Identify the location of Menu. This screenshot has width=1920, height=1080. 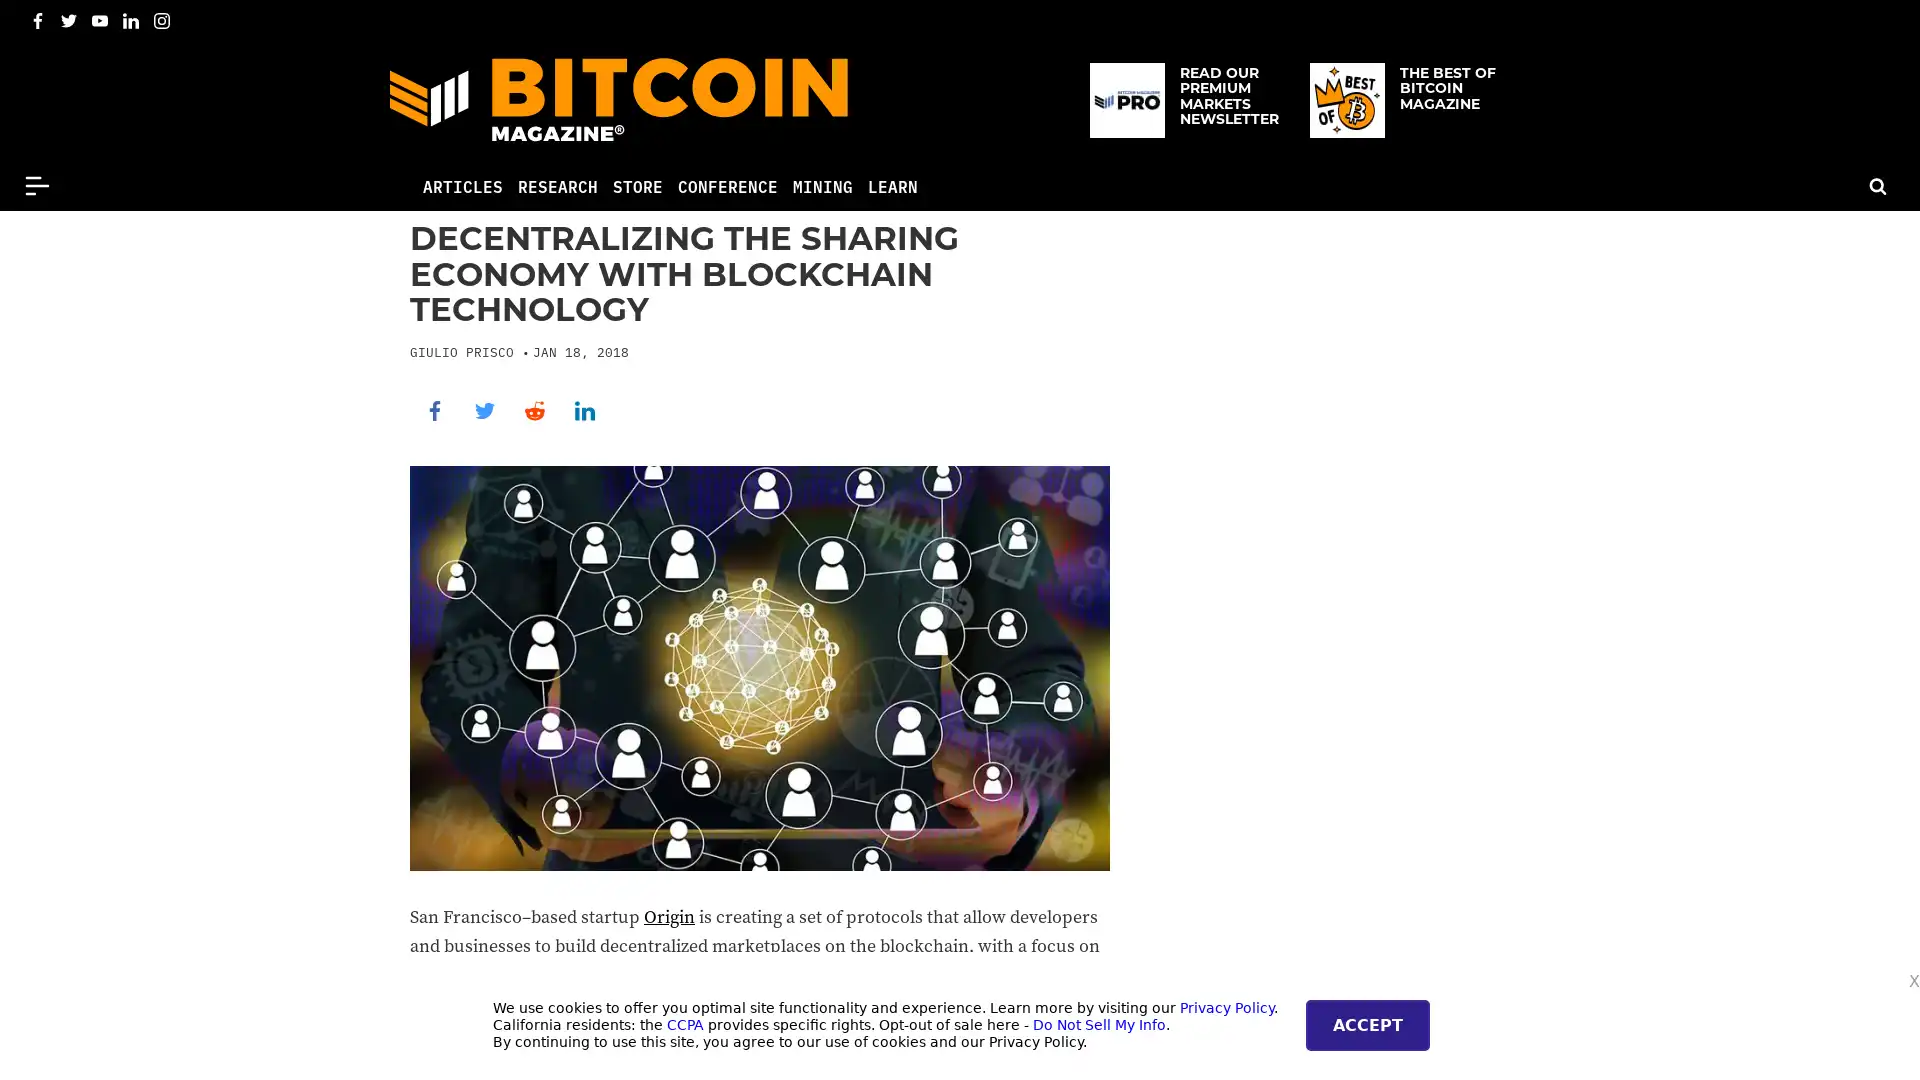
(37, 185).